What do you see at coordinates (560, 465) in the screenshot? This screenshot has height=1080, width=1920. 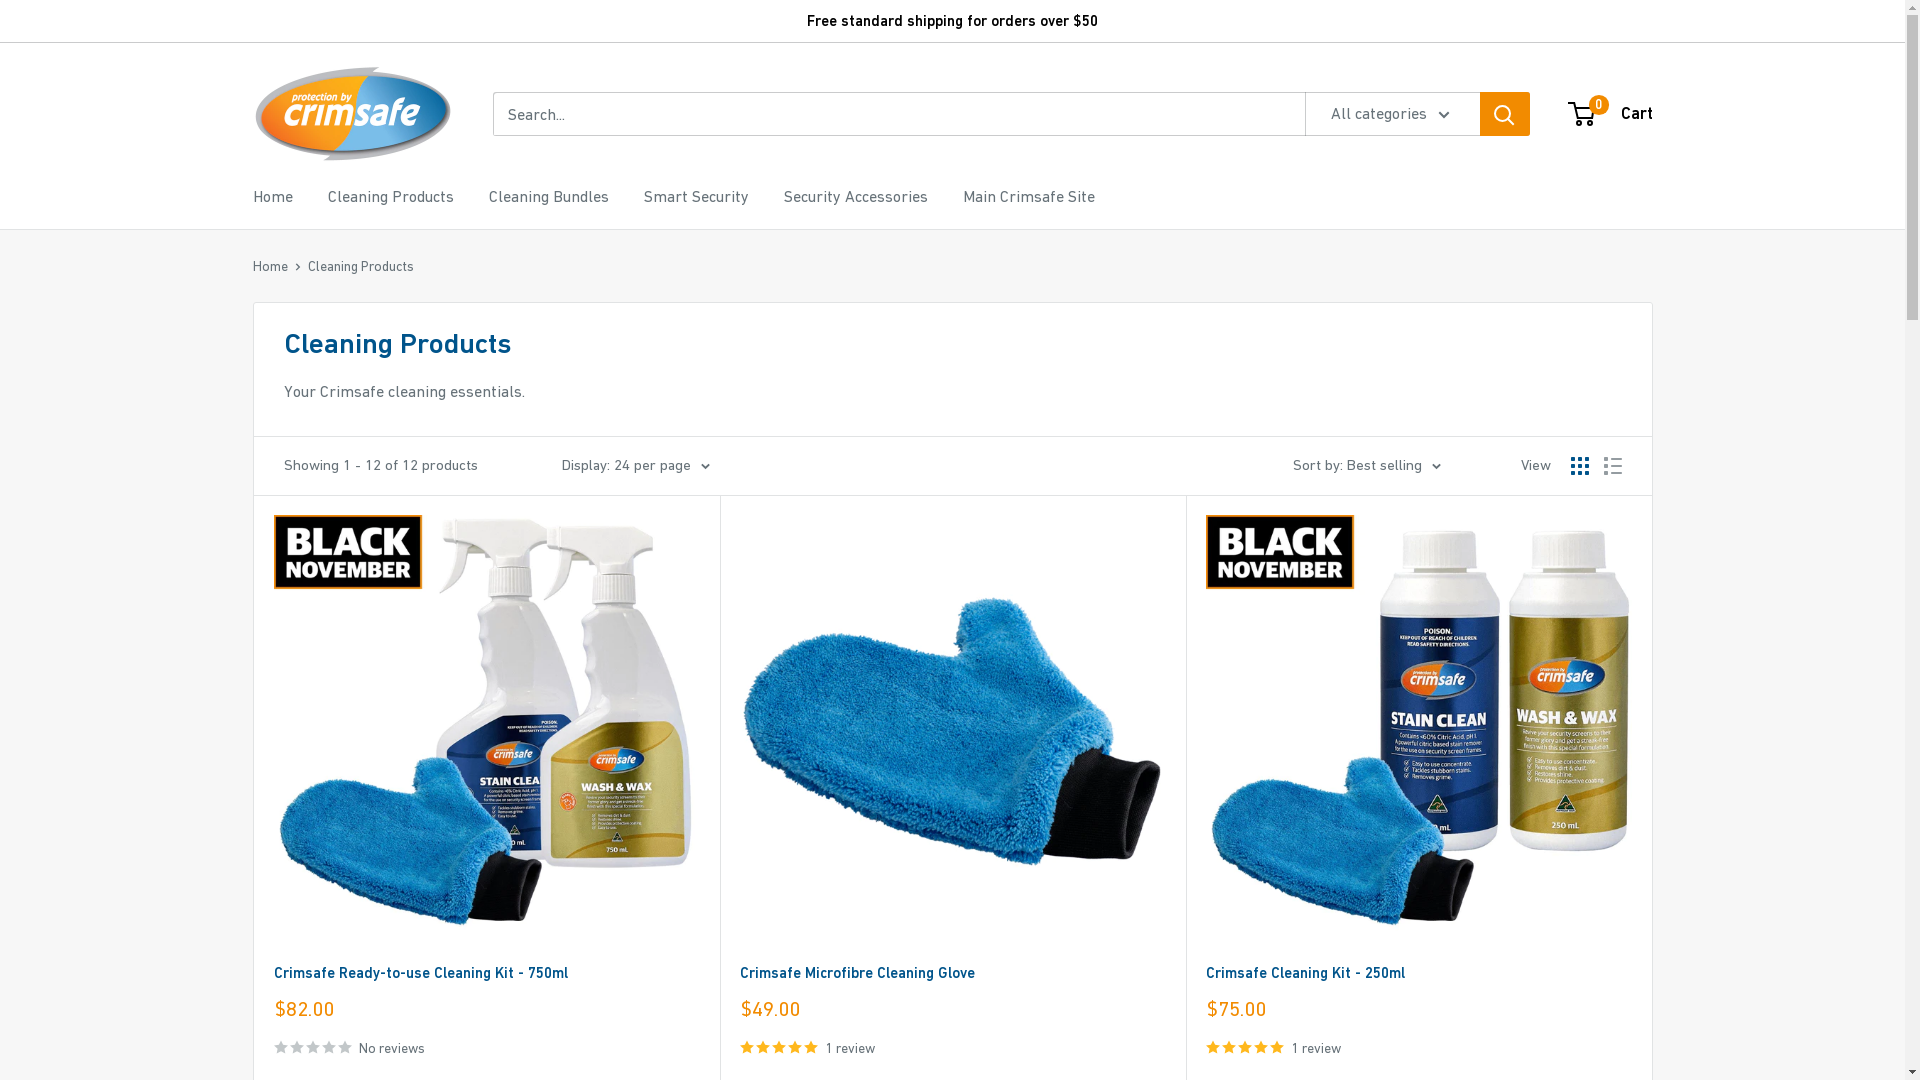 I see `'Display: 24 per page'` at bounding box center [560, 465].